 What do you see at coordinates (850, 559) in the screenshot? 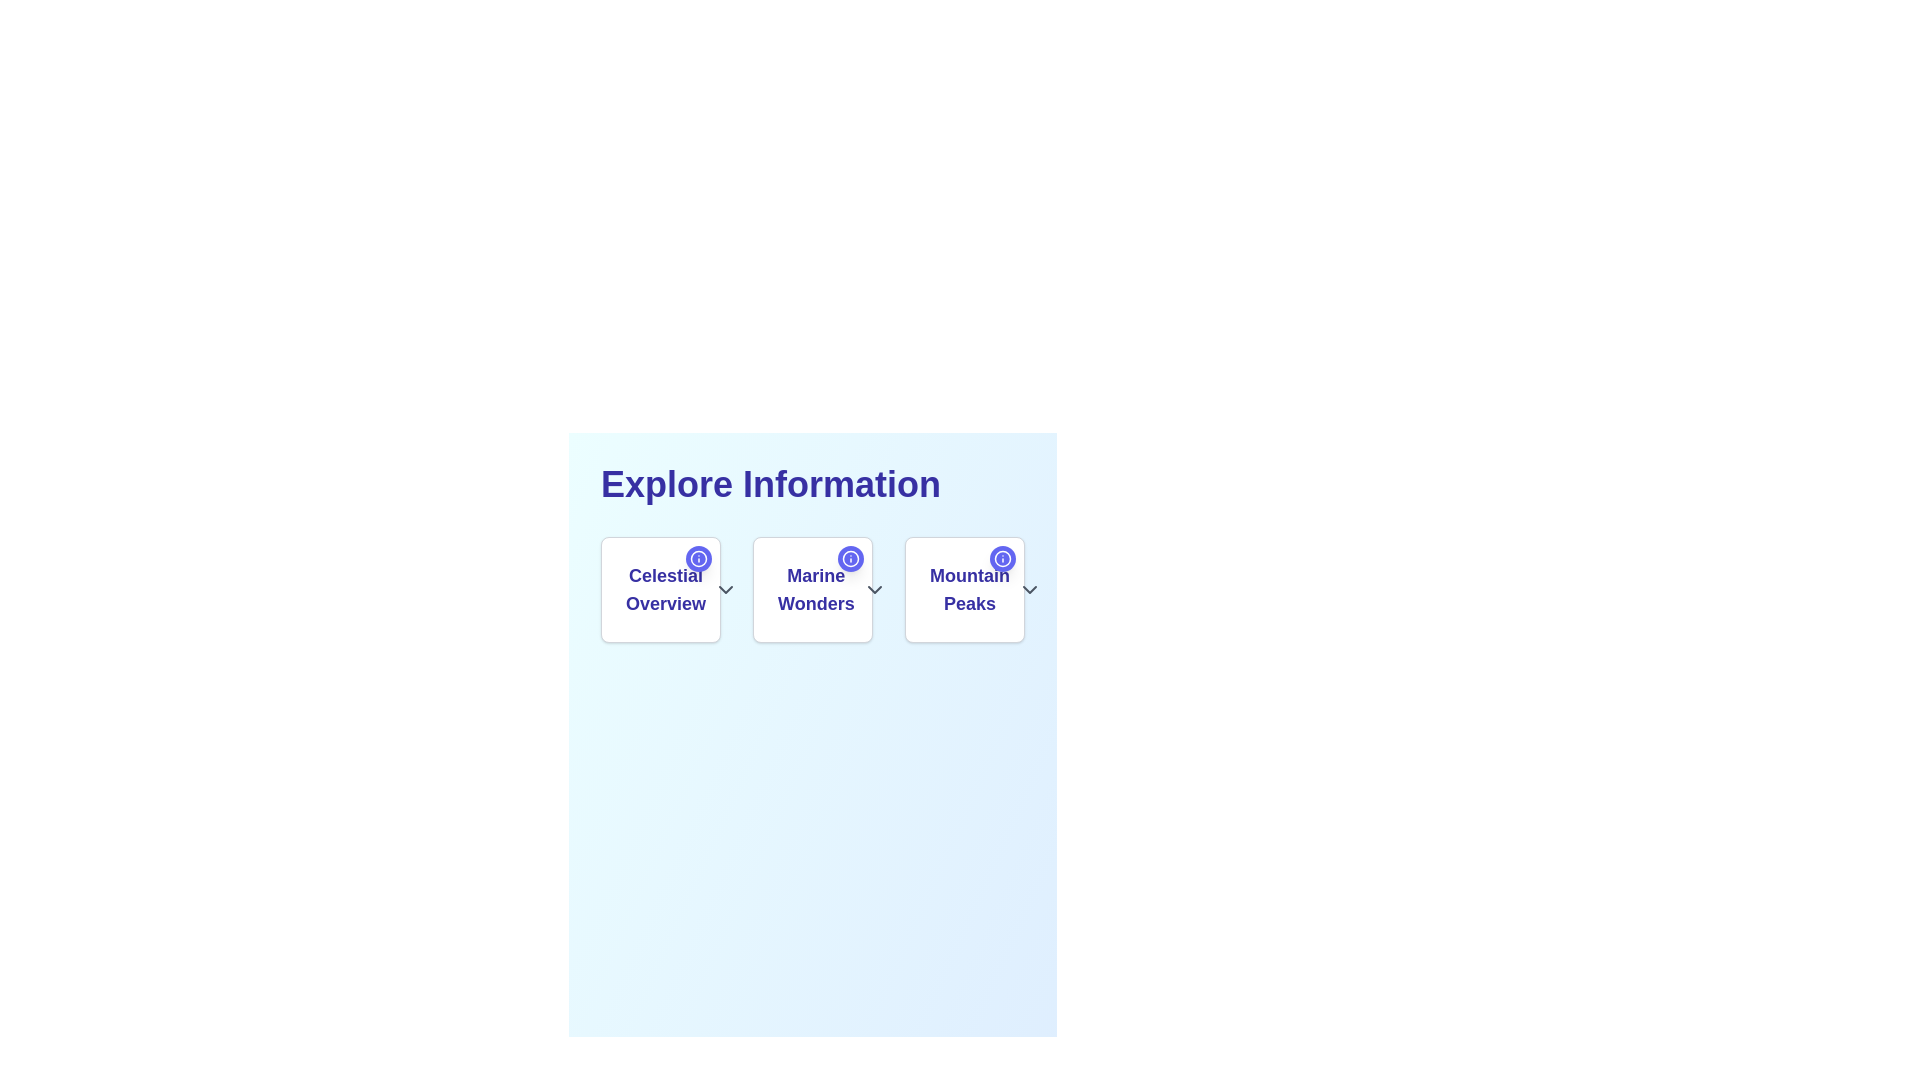
I see `the Information icon tooltip, which is a circular icon with a rich purple background and a white border, located at the top-right corner inside the 'Marine Wonders' card` at bounding box center [850, 559].